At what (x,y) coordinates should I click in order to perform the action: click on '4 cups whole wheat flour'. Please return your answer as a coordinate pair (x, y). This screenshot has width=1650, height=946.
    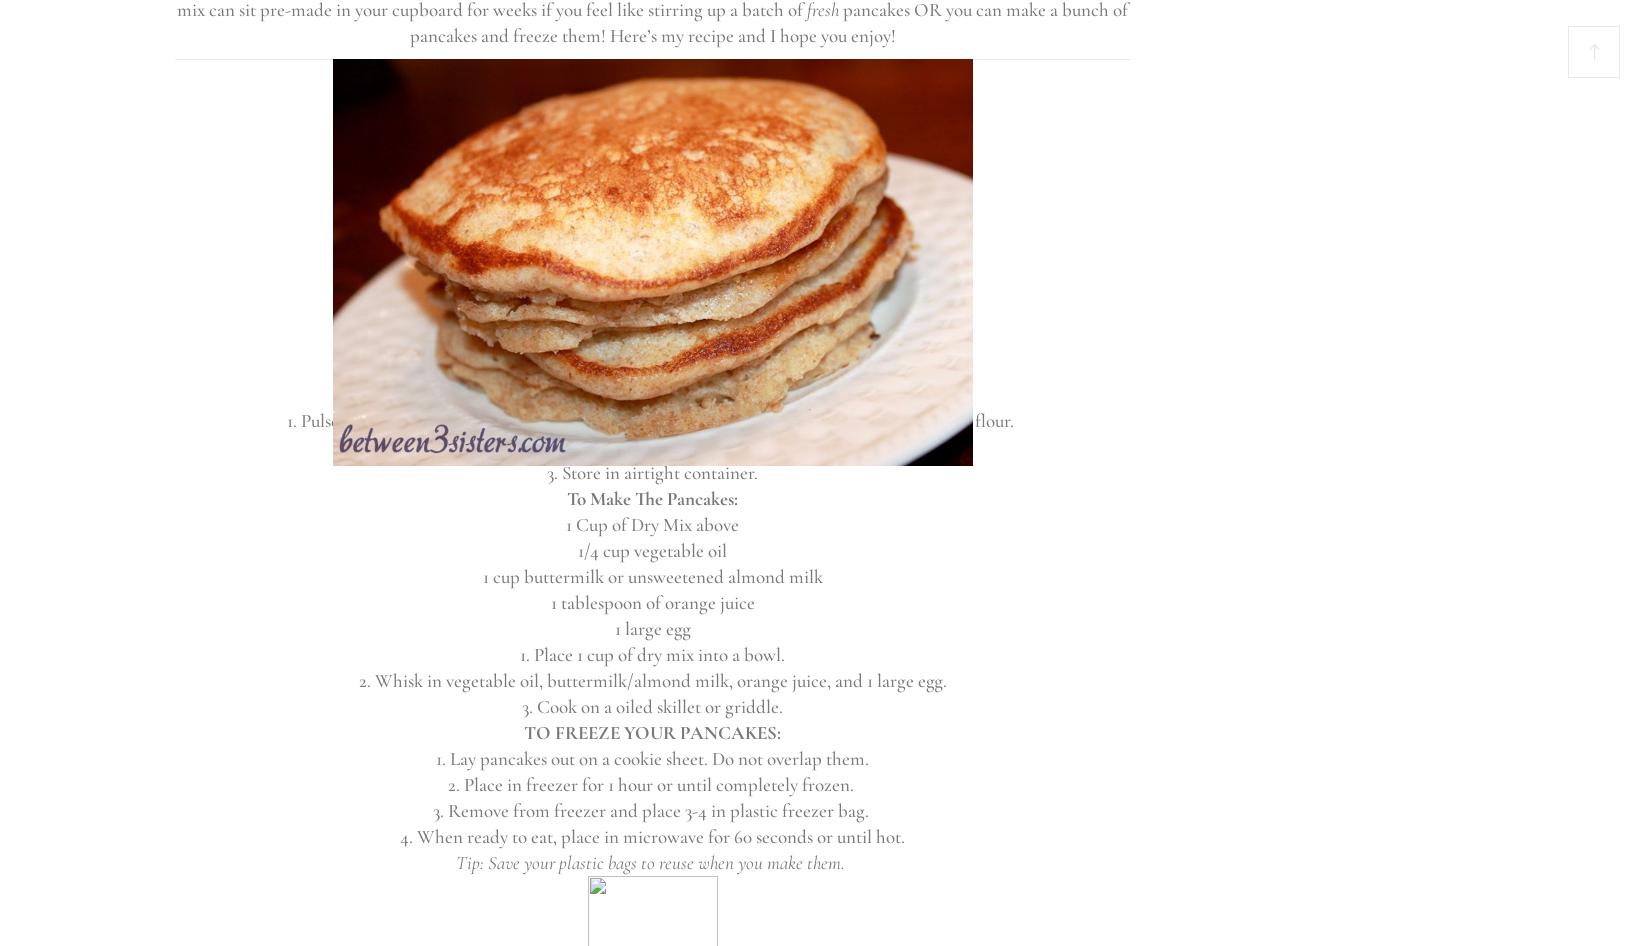
    Looking at the image, I should click on (559, 237).